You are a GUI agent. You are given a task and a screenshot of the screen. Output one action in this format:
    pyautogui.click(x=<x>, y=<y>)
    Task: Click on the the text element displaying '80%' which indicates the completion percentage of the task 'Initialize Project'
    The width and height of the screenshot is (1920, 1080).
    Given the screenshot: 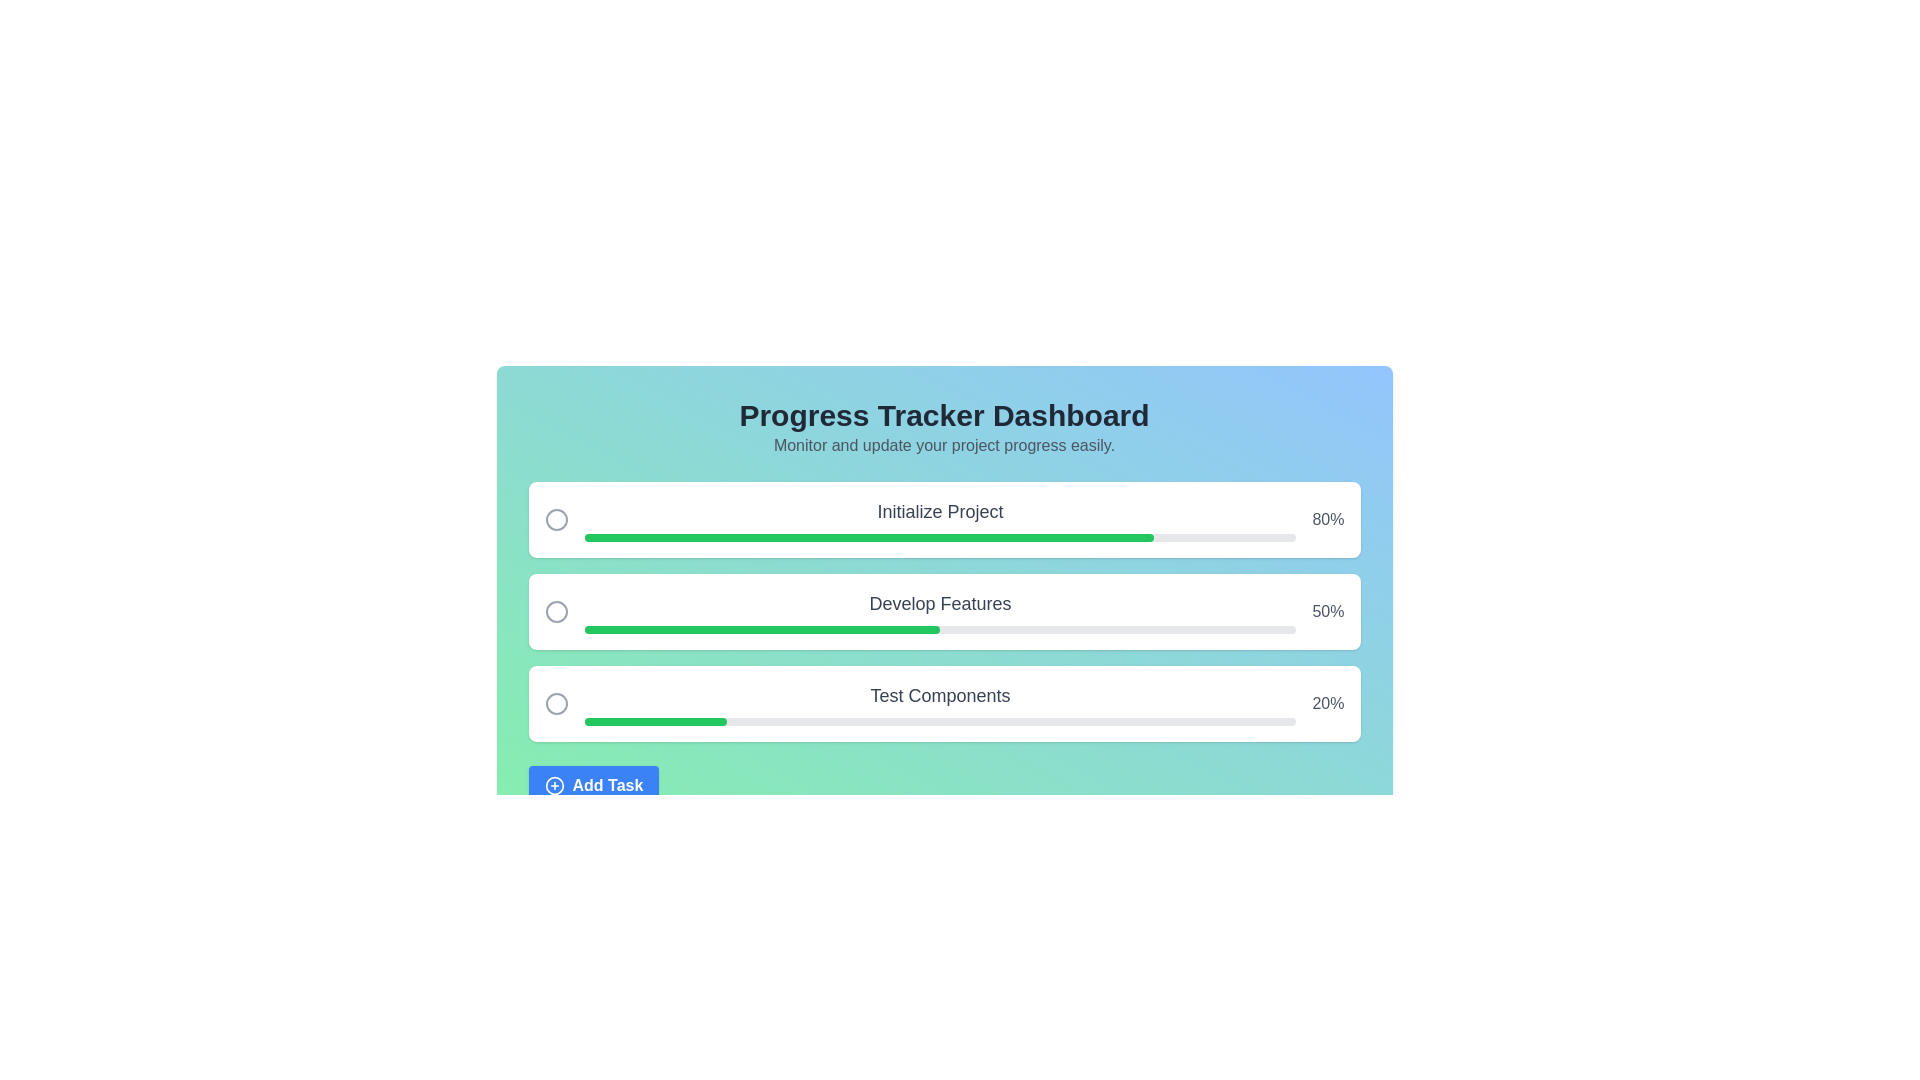 What is the action you would take?
    pyautogui.click(x=1328, y=519)
    